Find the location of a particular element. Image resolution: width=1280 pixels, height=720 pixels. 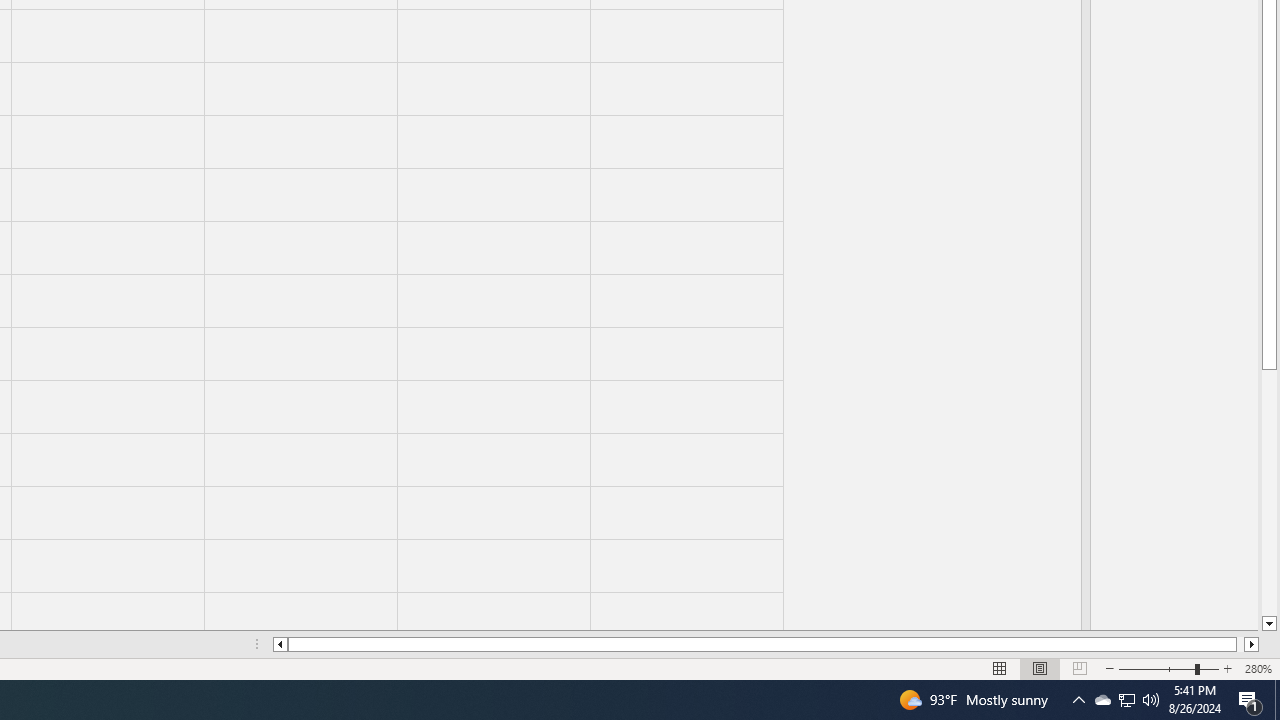

'Page Break Preview' is located at coordinates (1078, 669).